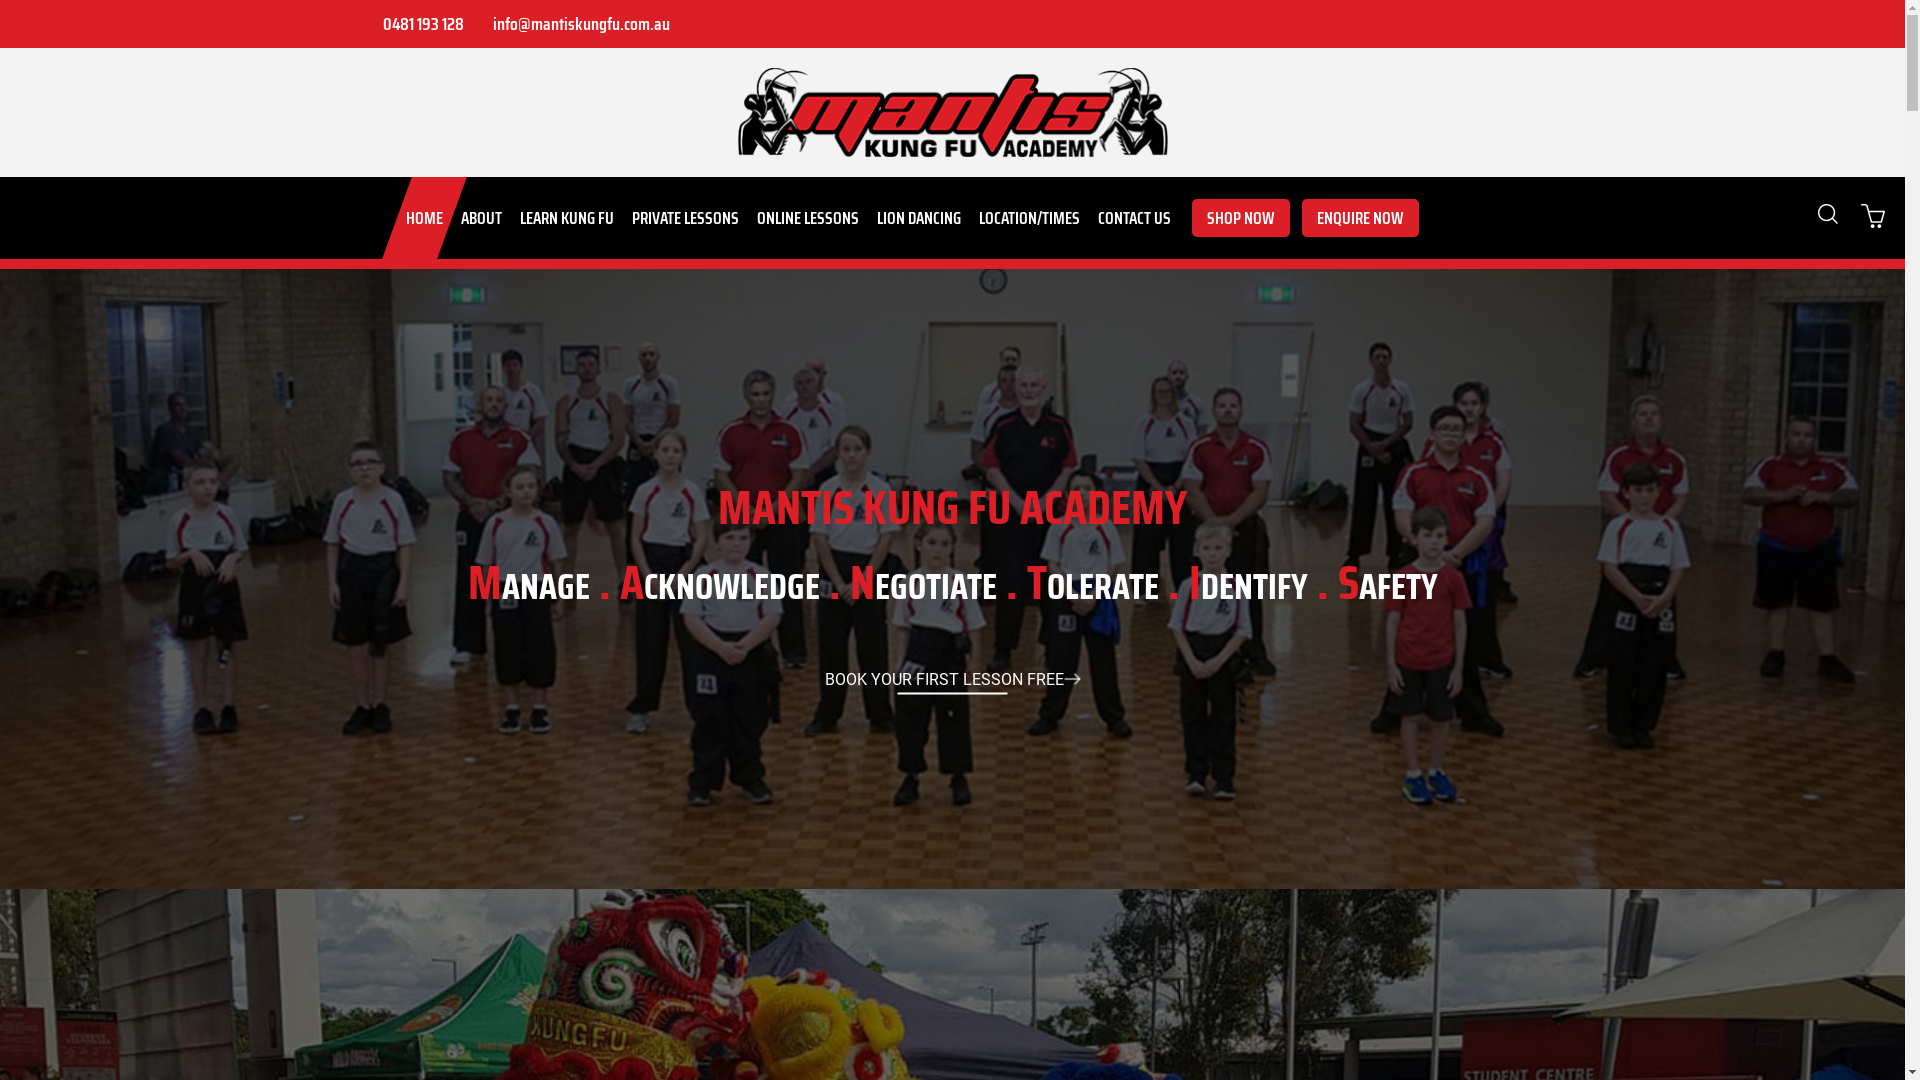  Describe the element at coordinates (481, 218) in the screenshot. I see `'ABOUT'` at that location.